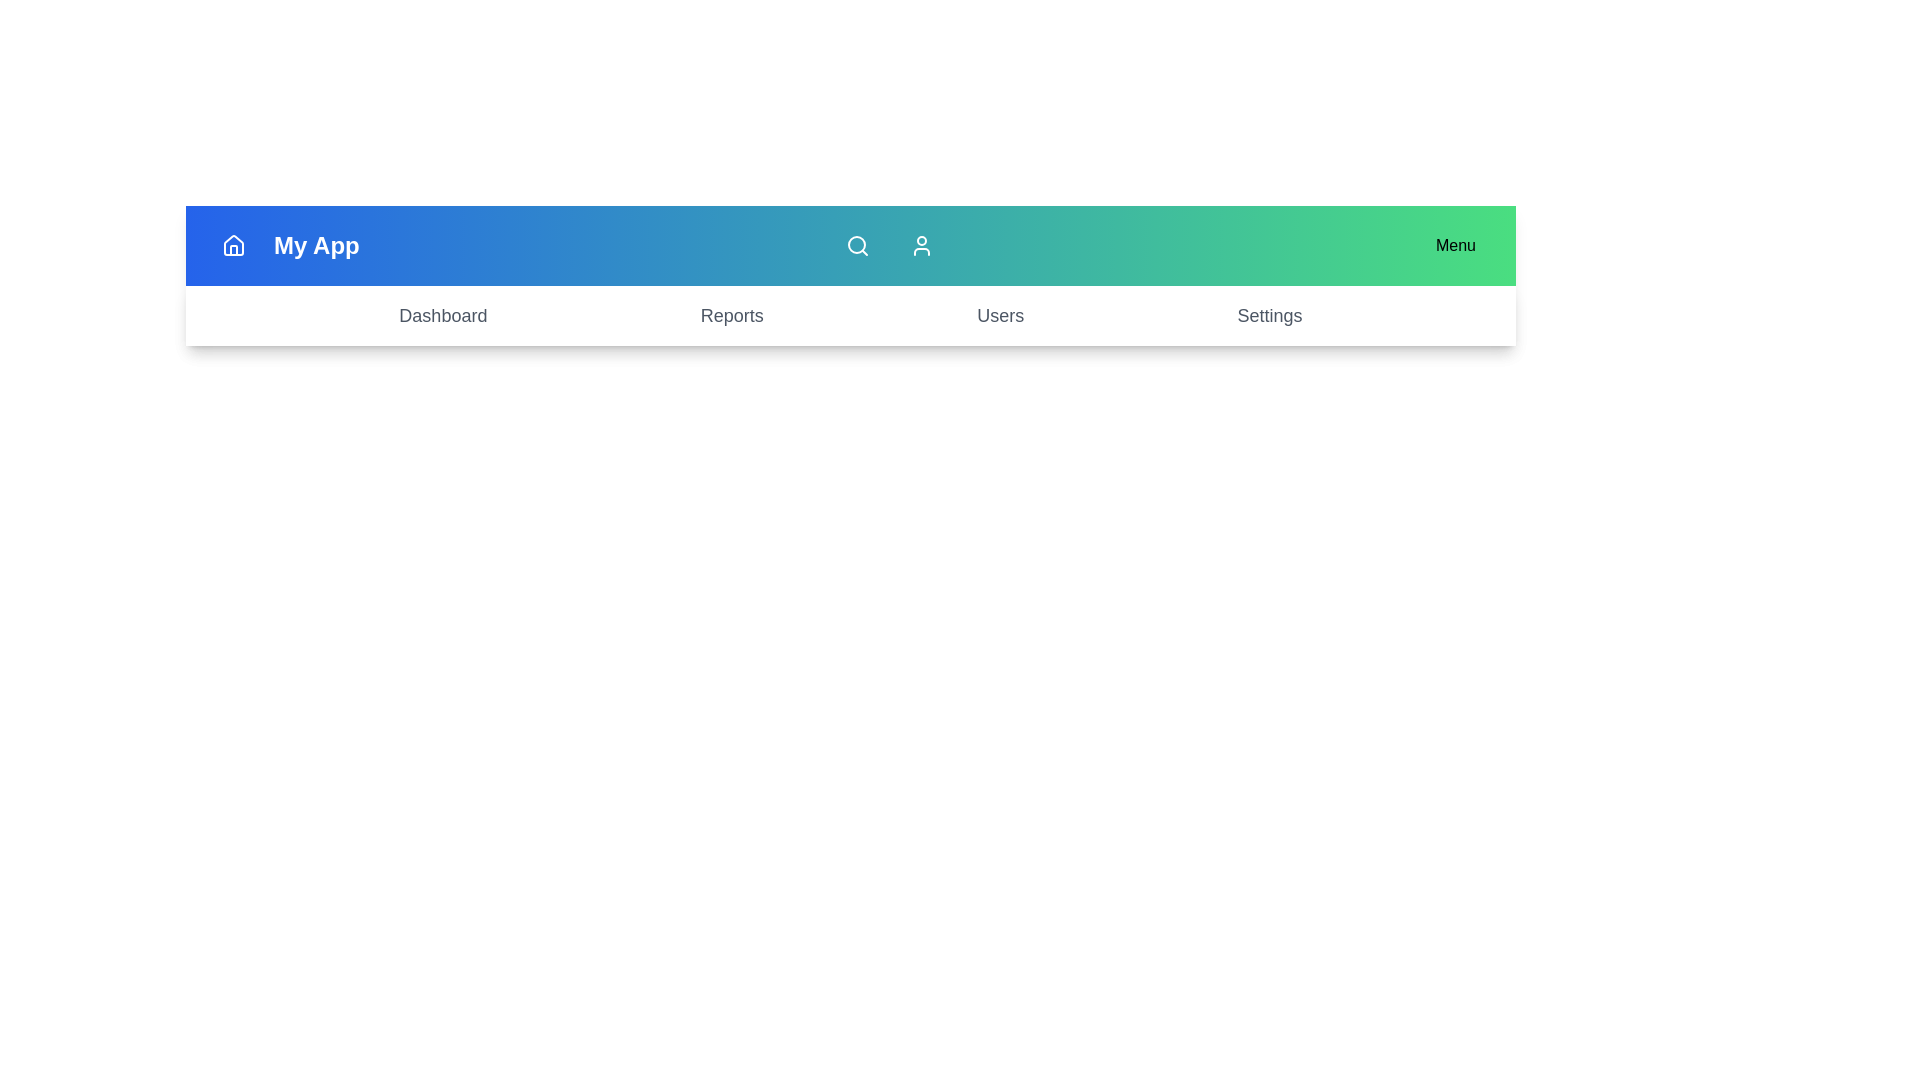  Describe the element at coordinates (1269, 315) in the screenshot. I see `the menu item Settings from the navigation bar` at that location.